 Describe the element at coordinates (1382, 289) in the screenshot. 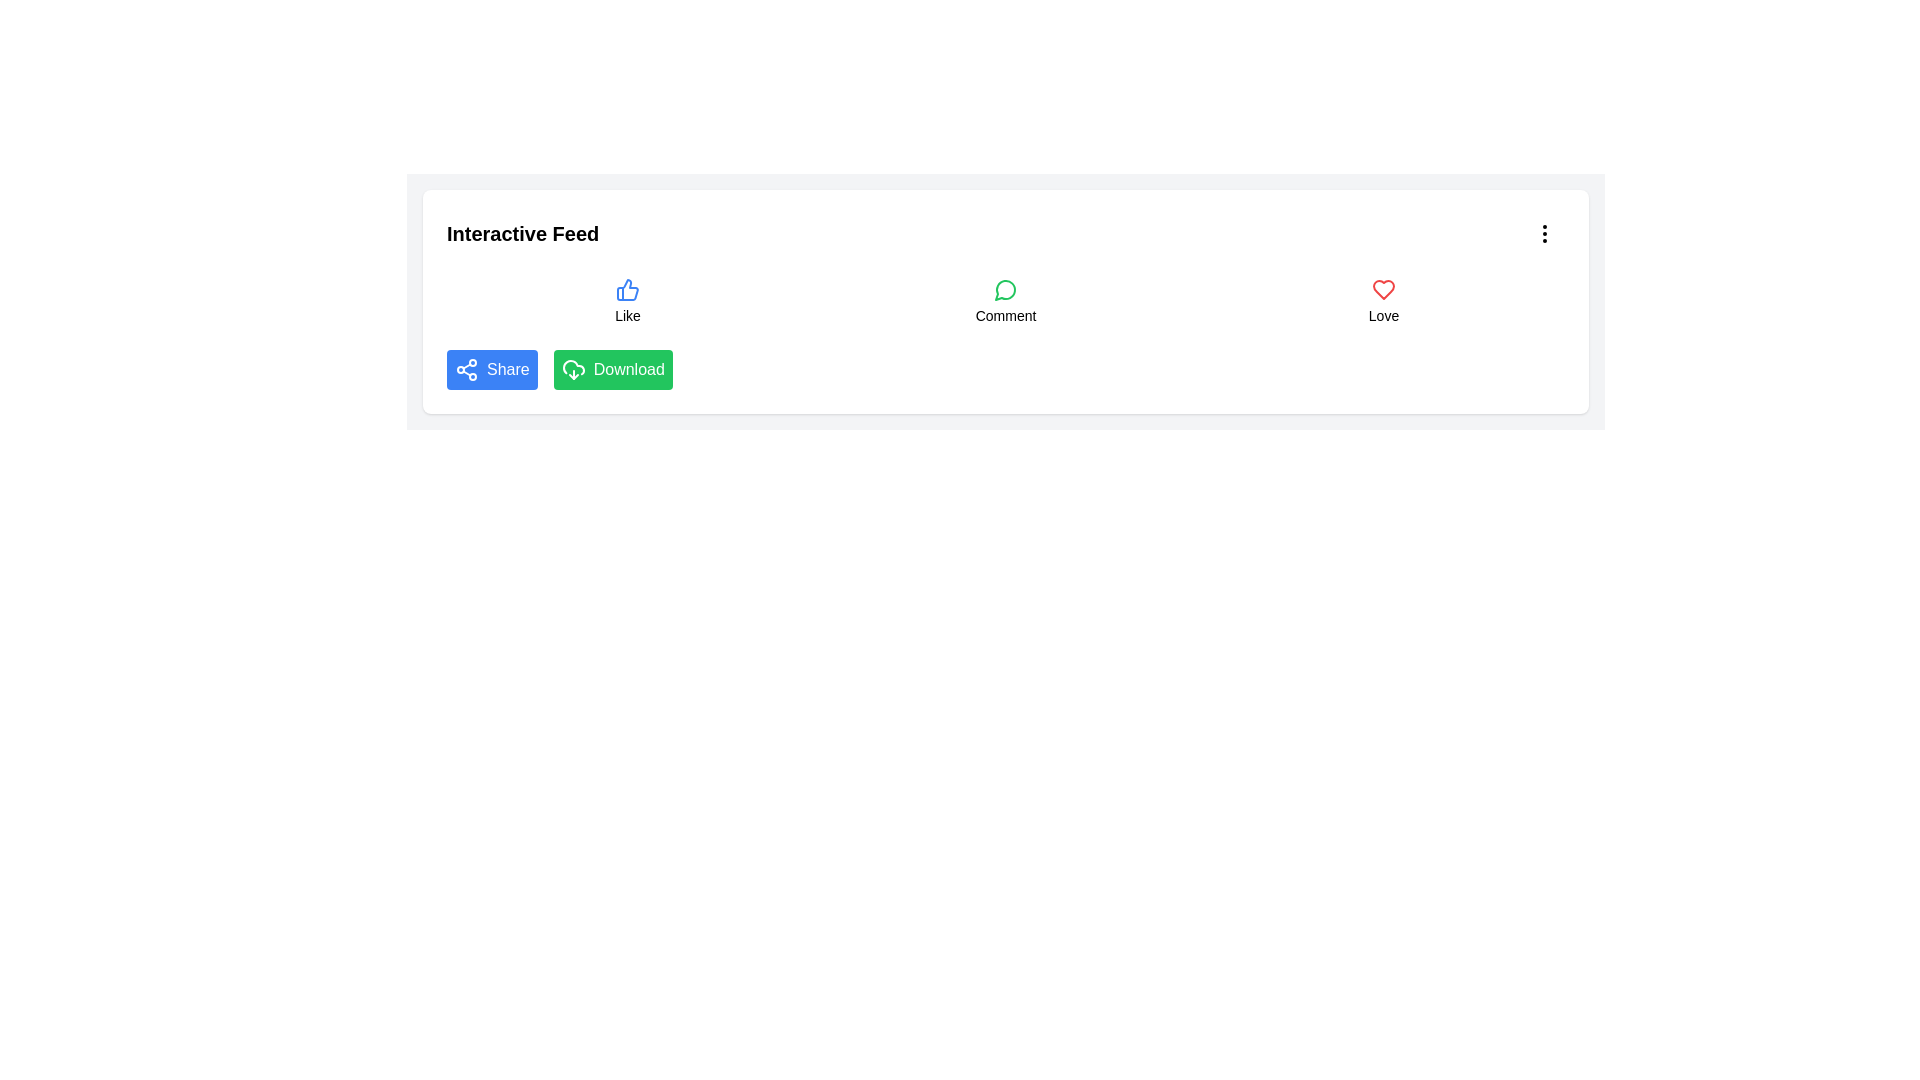

I see `the visual representation of the red heart icon located beneath the 'Love' label in the interface, positioned at the bottom right of the main interactive panel` at that location.